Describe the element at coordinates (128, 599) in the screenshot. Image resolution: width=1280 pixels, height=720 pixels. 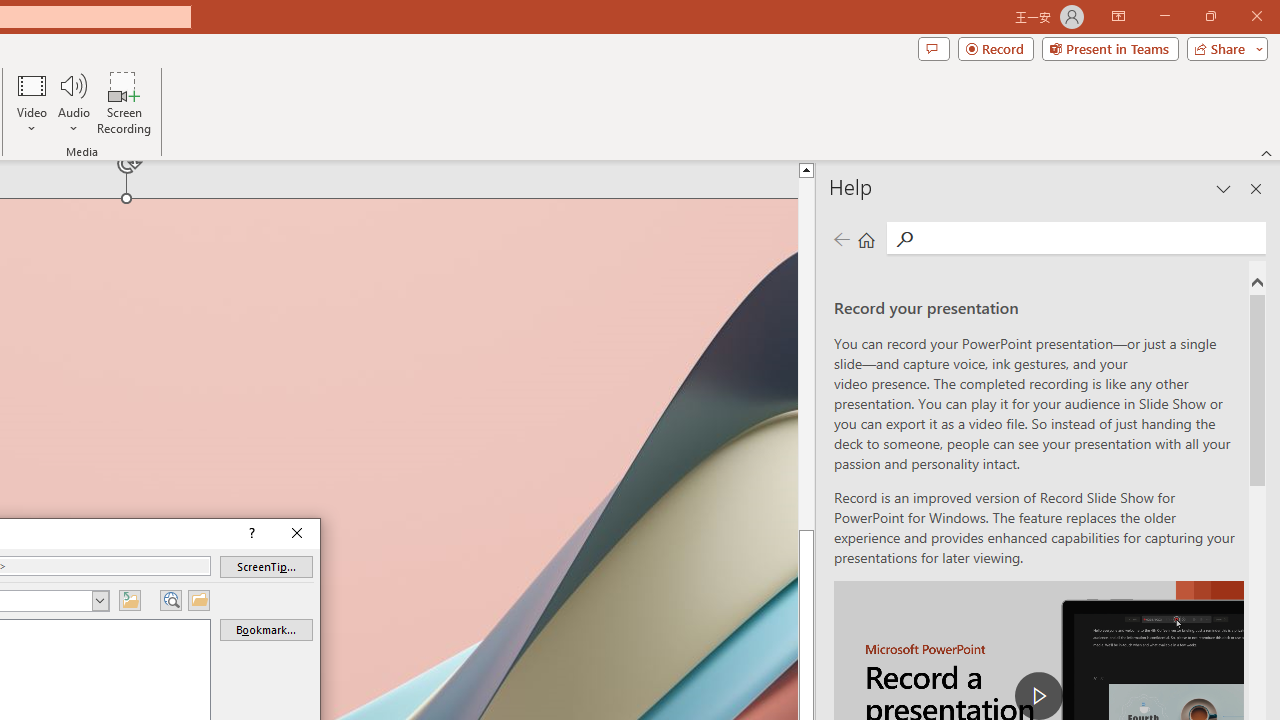
I see `'Up One Folder'` at that location.